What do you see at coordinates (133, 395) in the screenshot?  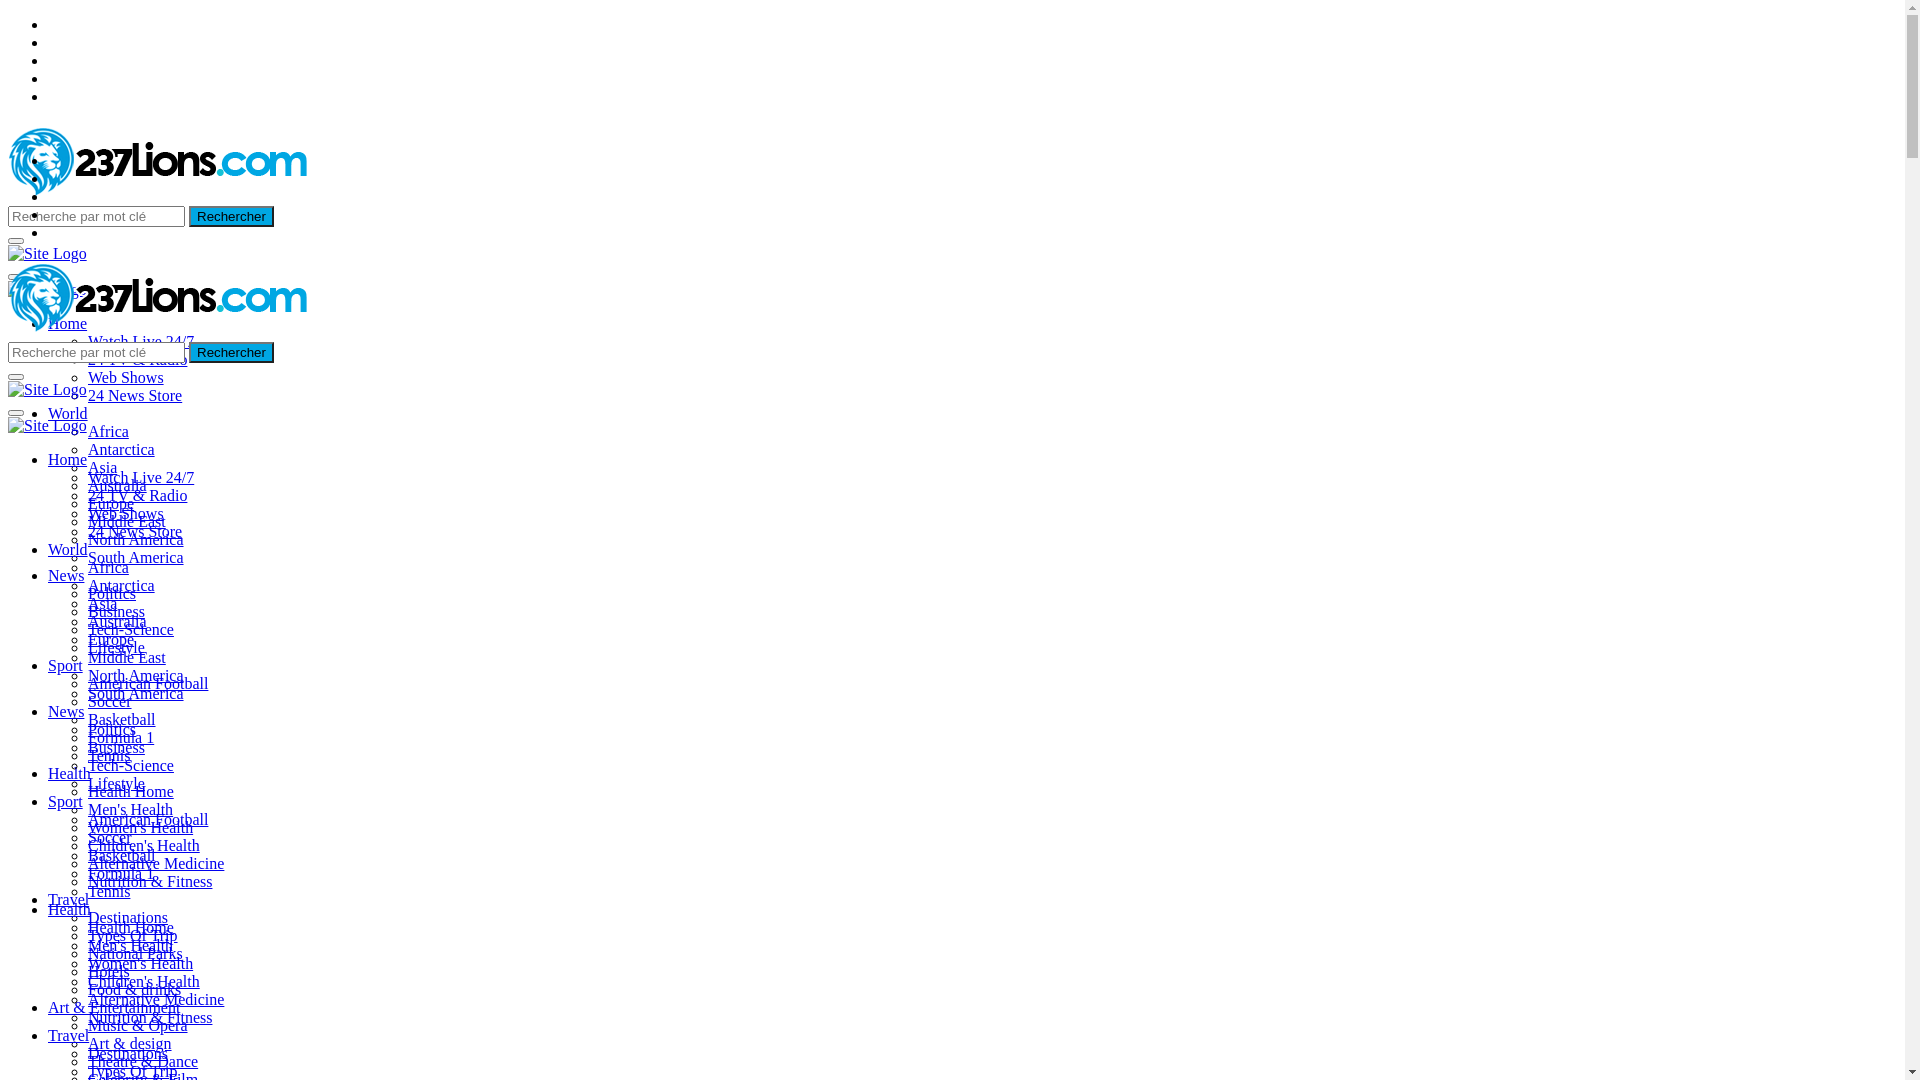 I see `'24 News Store'` at bounding box center [133, 395].